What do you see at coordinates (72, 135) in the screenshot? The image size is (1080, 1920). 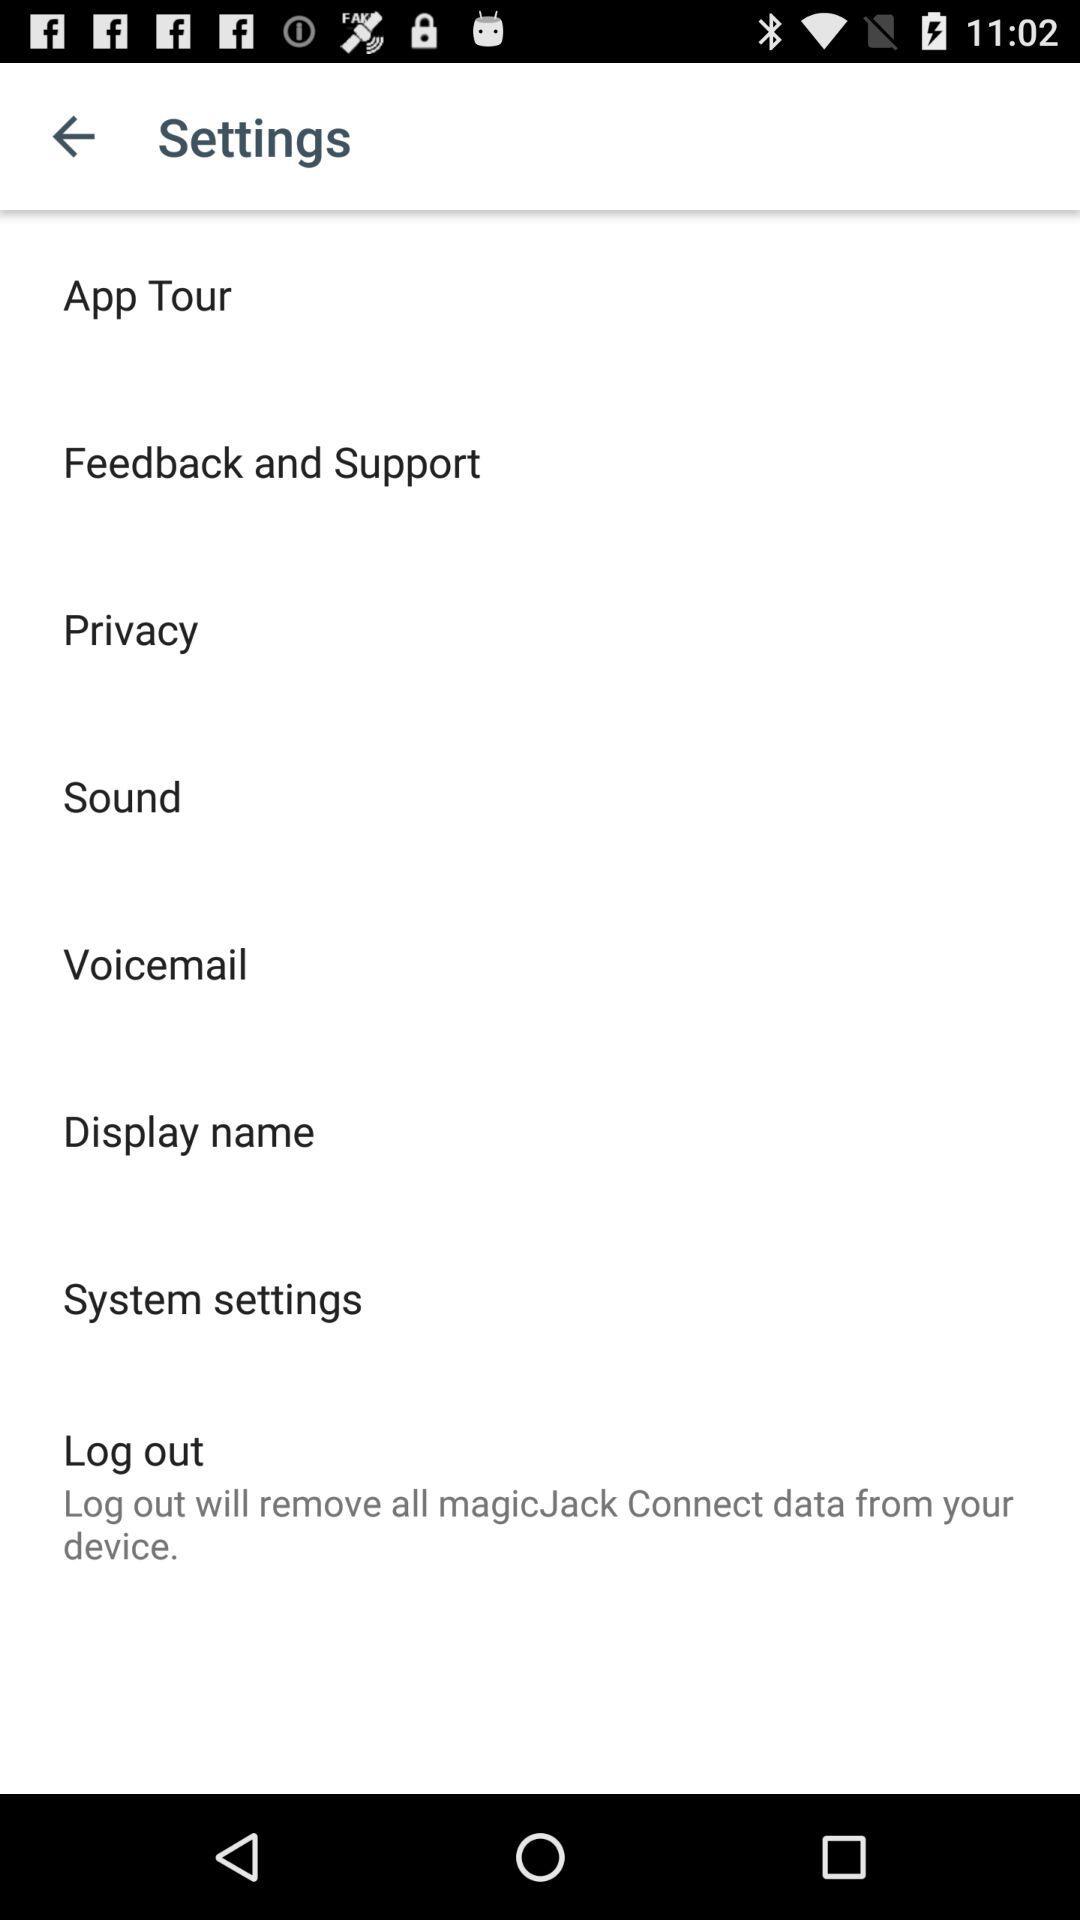 I see `icon above app tour item` at bounding box center [72, 135].